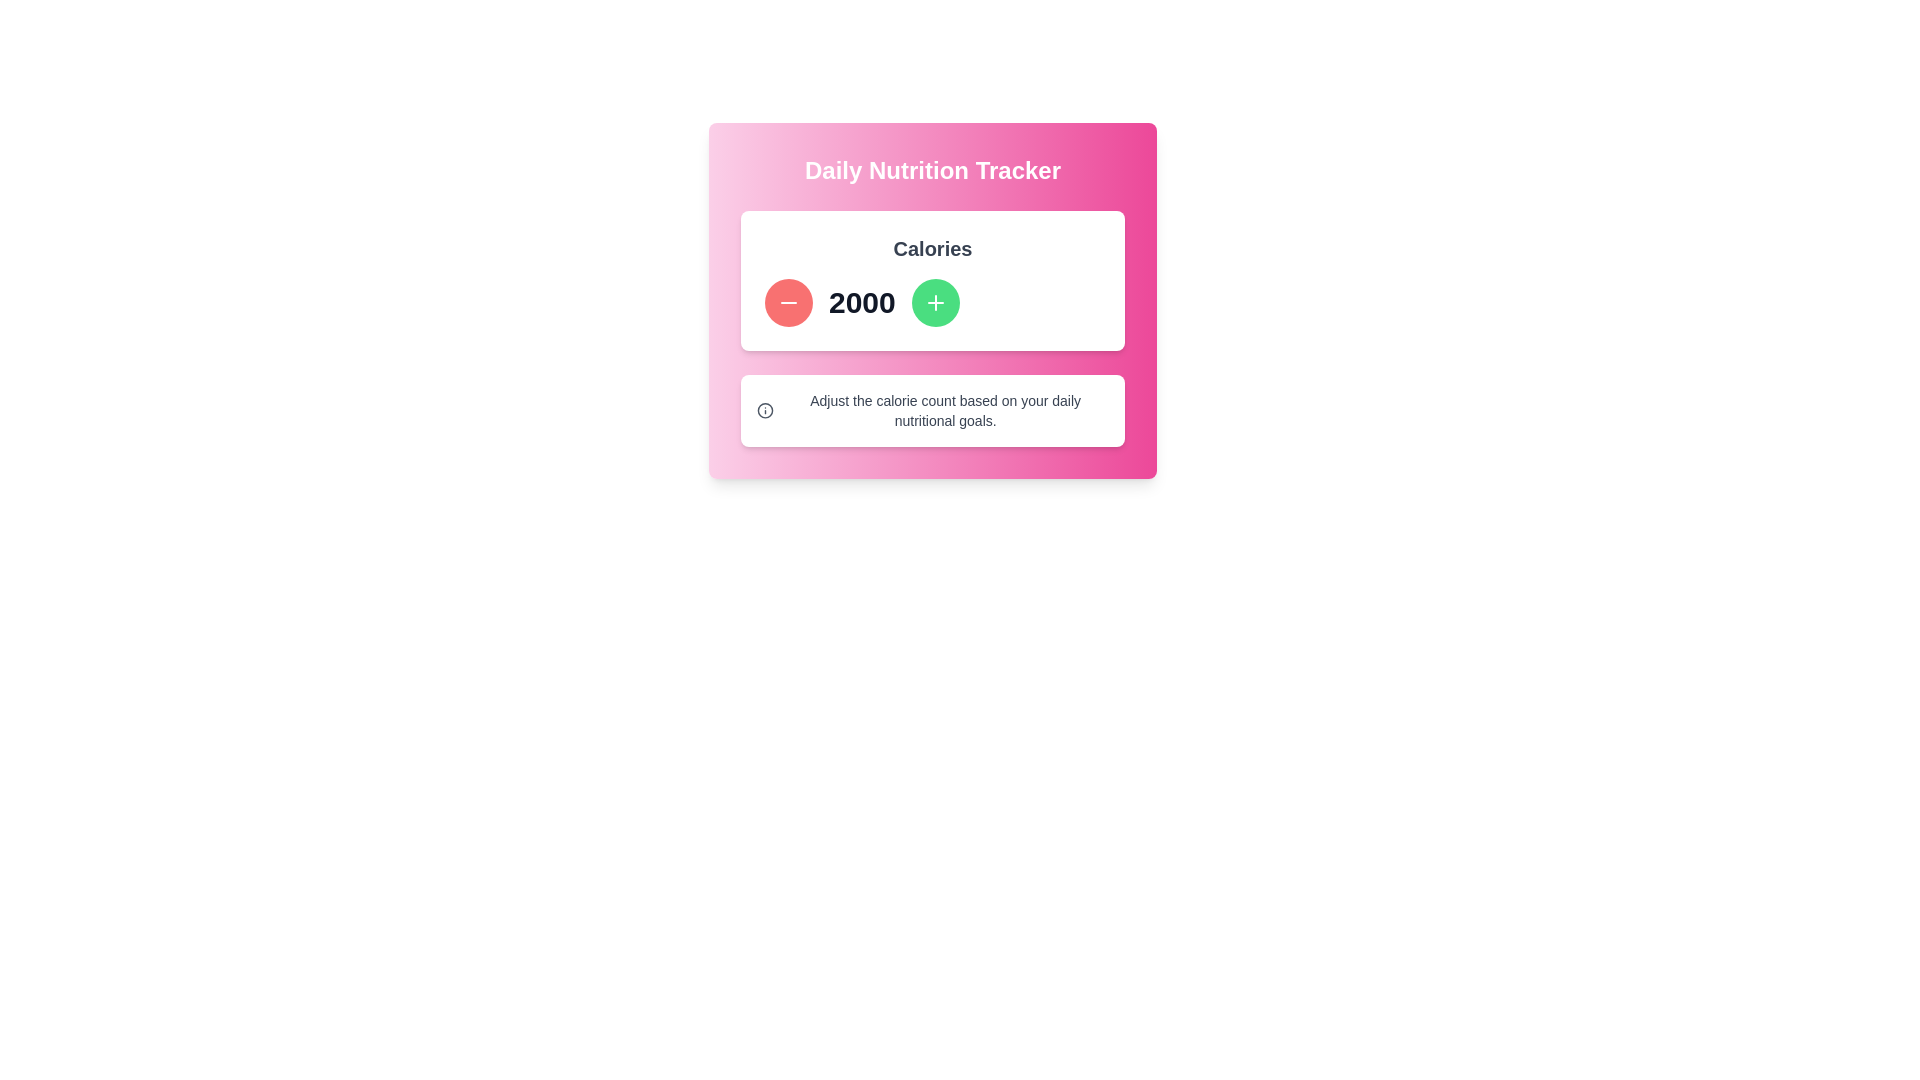 The height and width of the screenshot is (1080, 1920). I want to click on the green plus icon button located to the right of the numeric value '2000' in the Daily Nutrition Tracker card to increment the calorie count, so click(934, 303).